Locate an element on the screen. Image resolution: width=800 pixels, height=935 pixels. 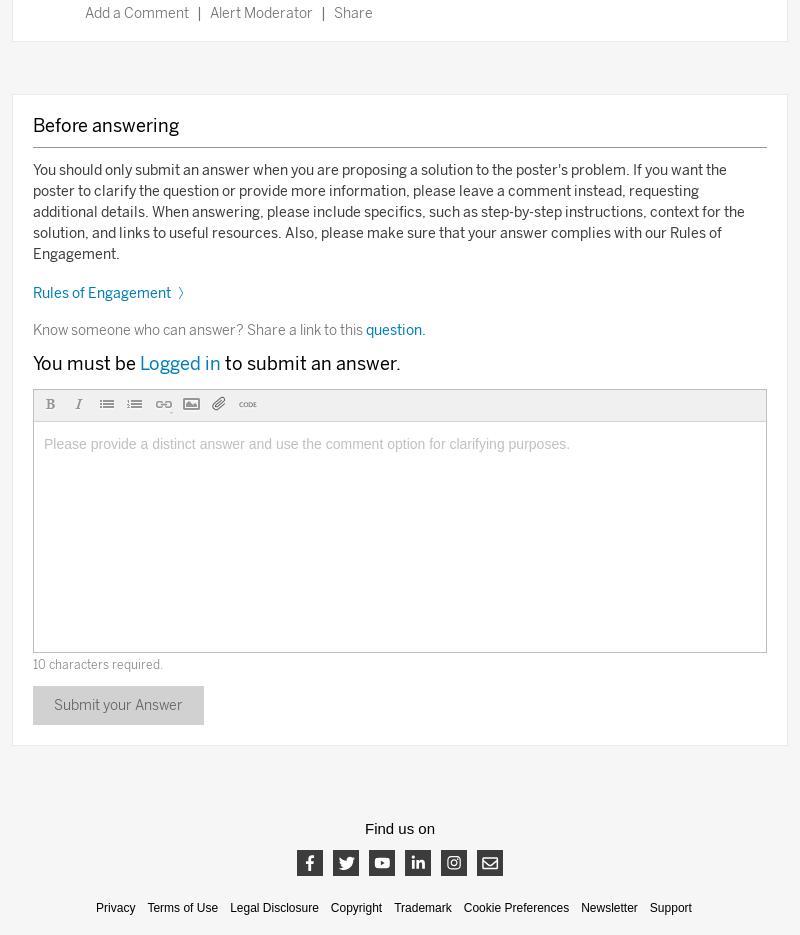
'Add a Comment' is located at coordinates (84, 12).